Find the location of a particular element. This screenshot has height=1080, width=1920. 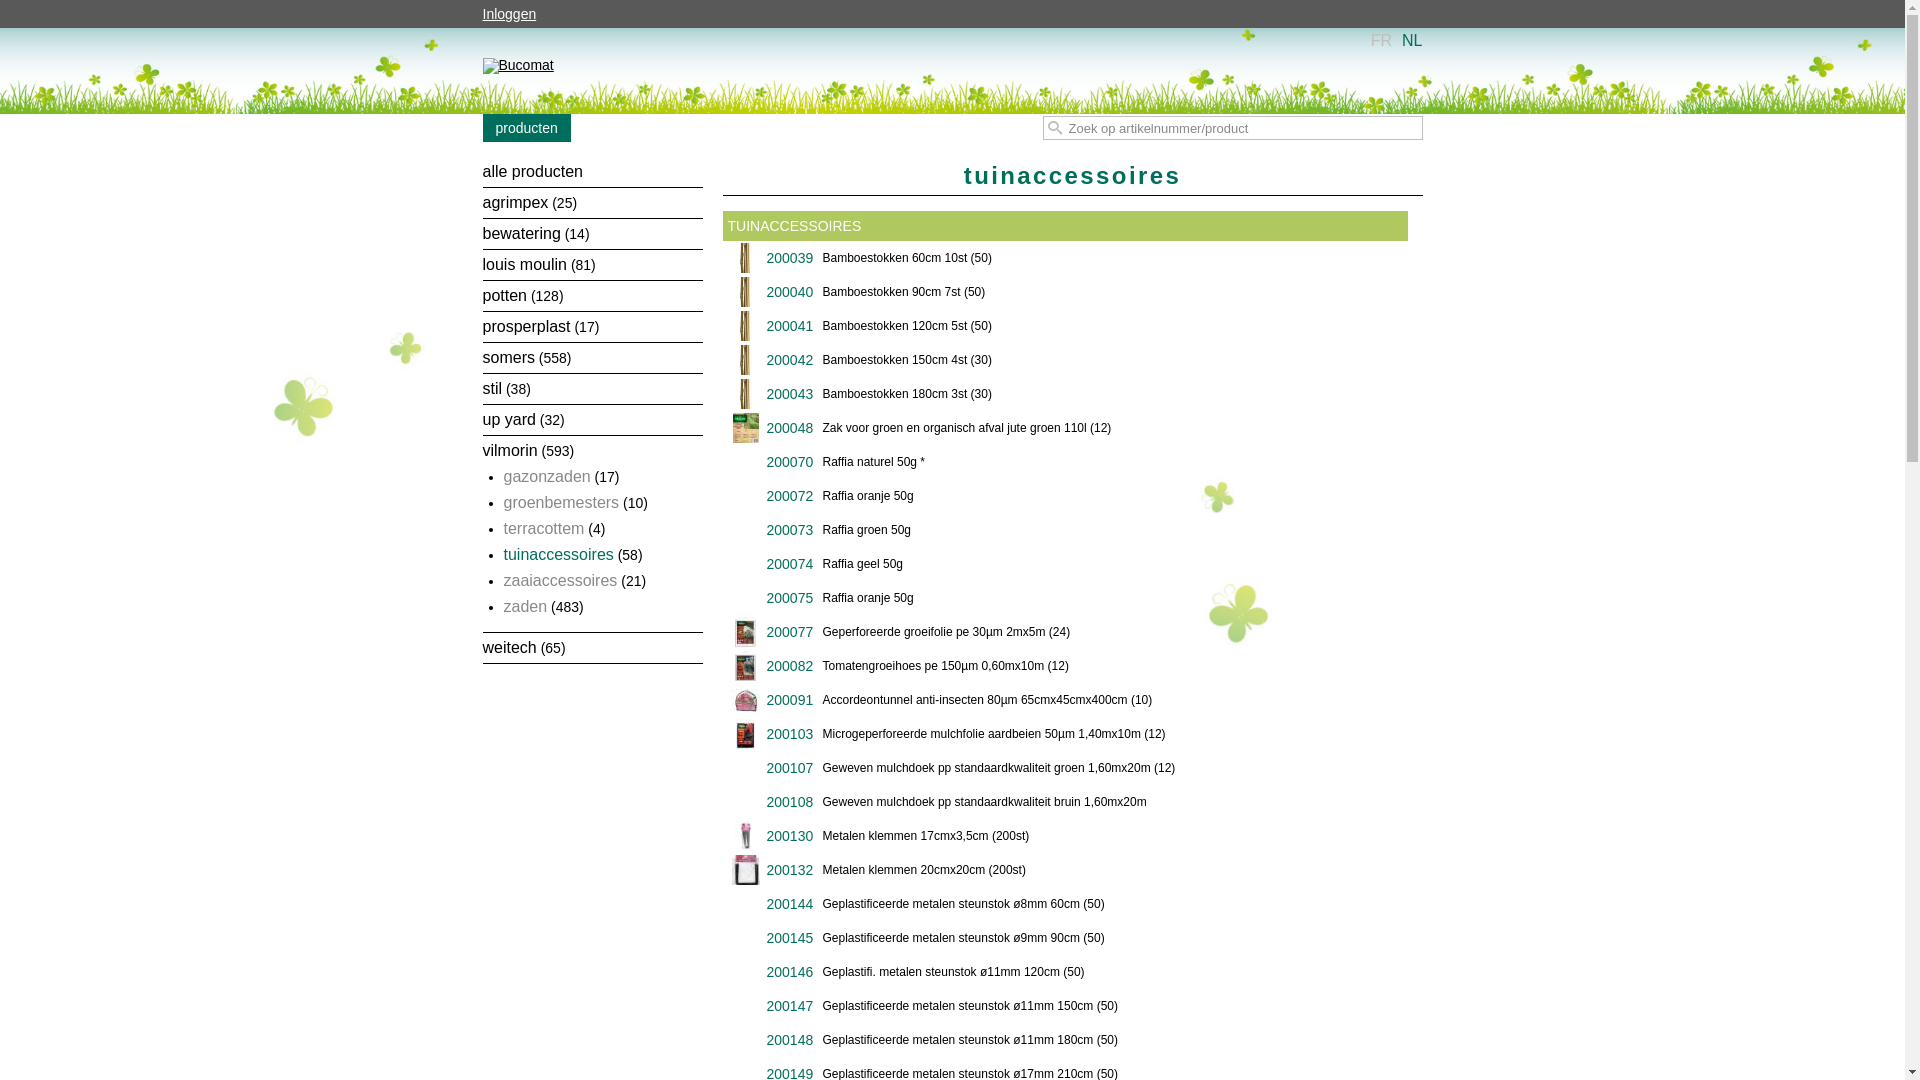

'NL' is located at coordinates (1400, 40).